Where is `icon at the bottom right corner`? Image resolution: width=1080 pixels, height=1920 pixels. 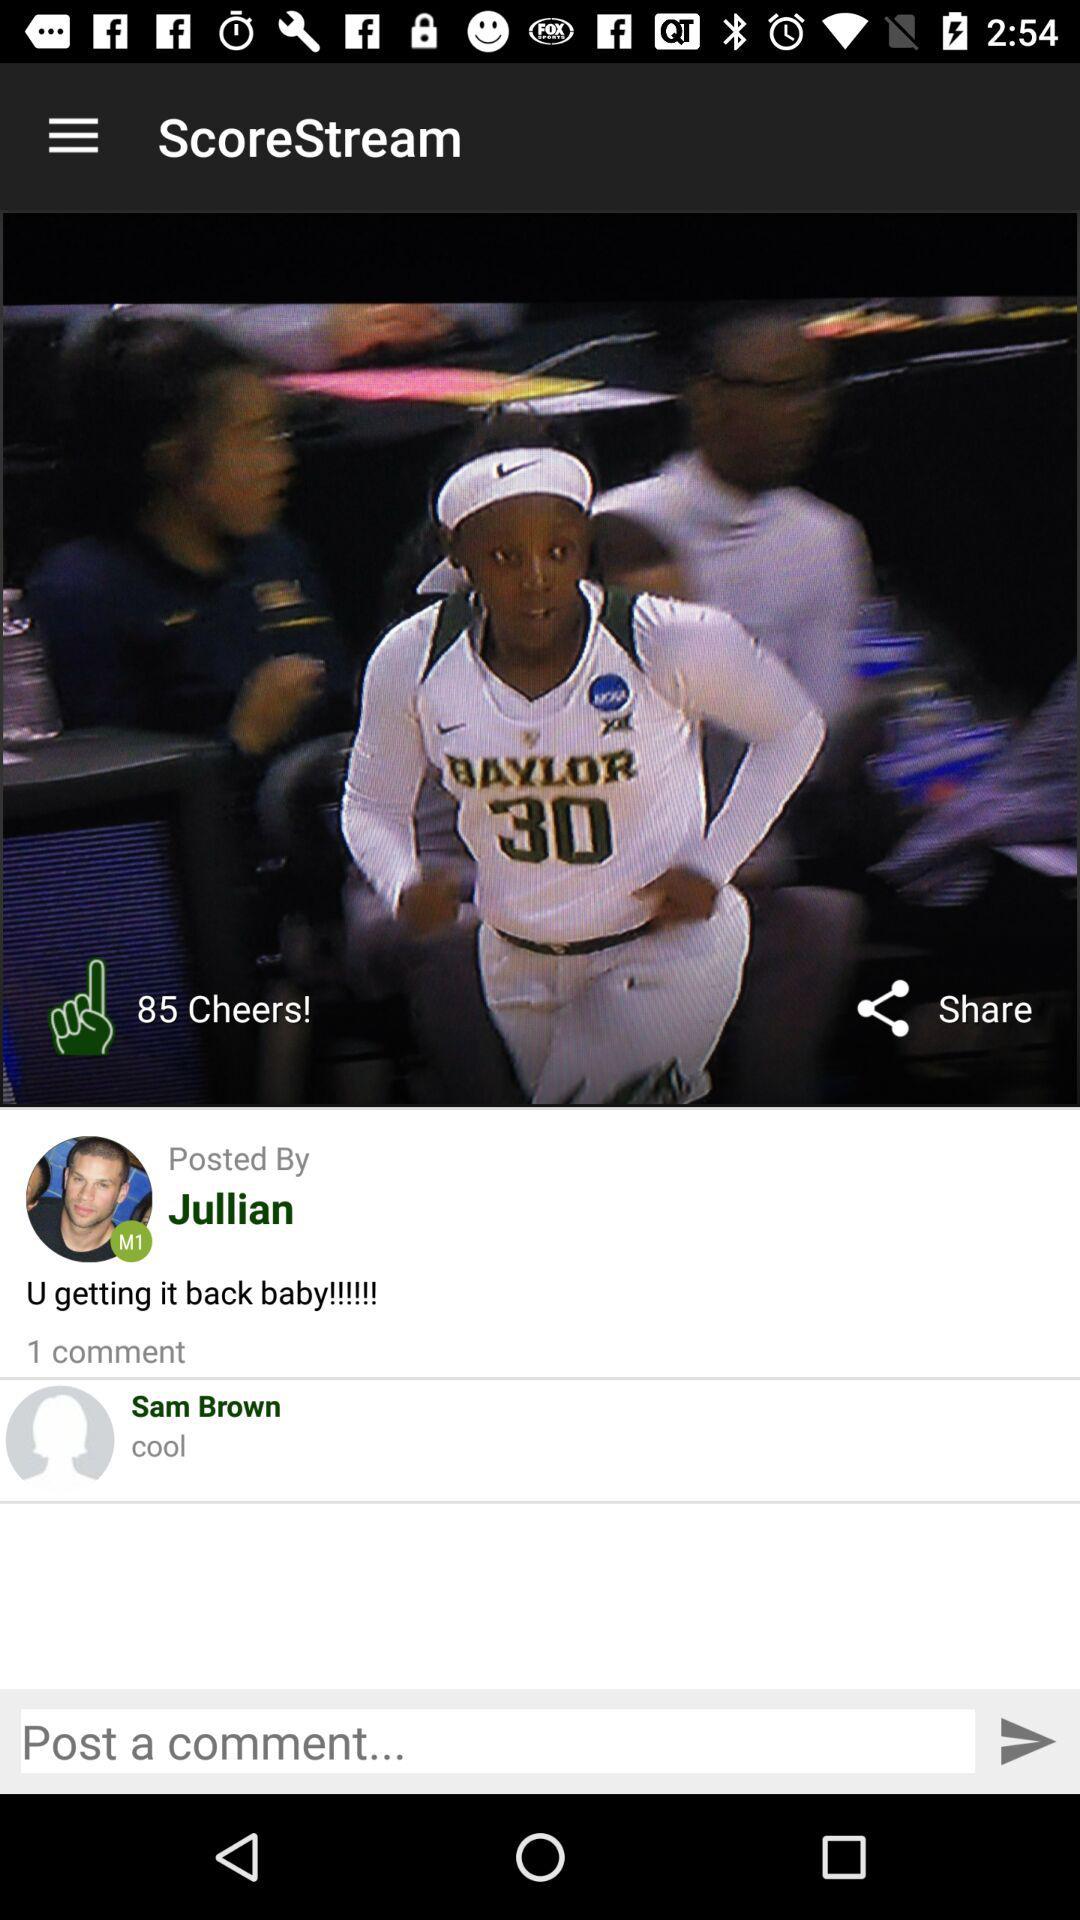 icon at the bottom right corner is located at coordinates (1027, 1740).